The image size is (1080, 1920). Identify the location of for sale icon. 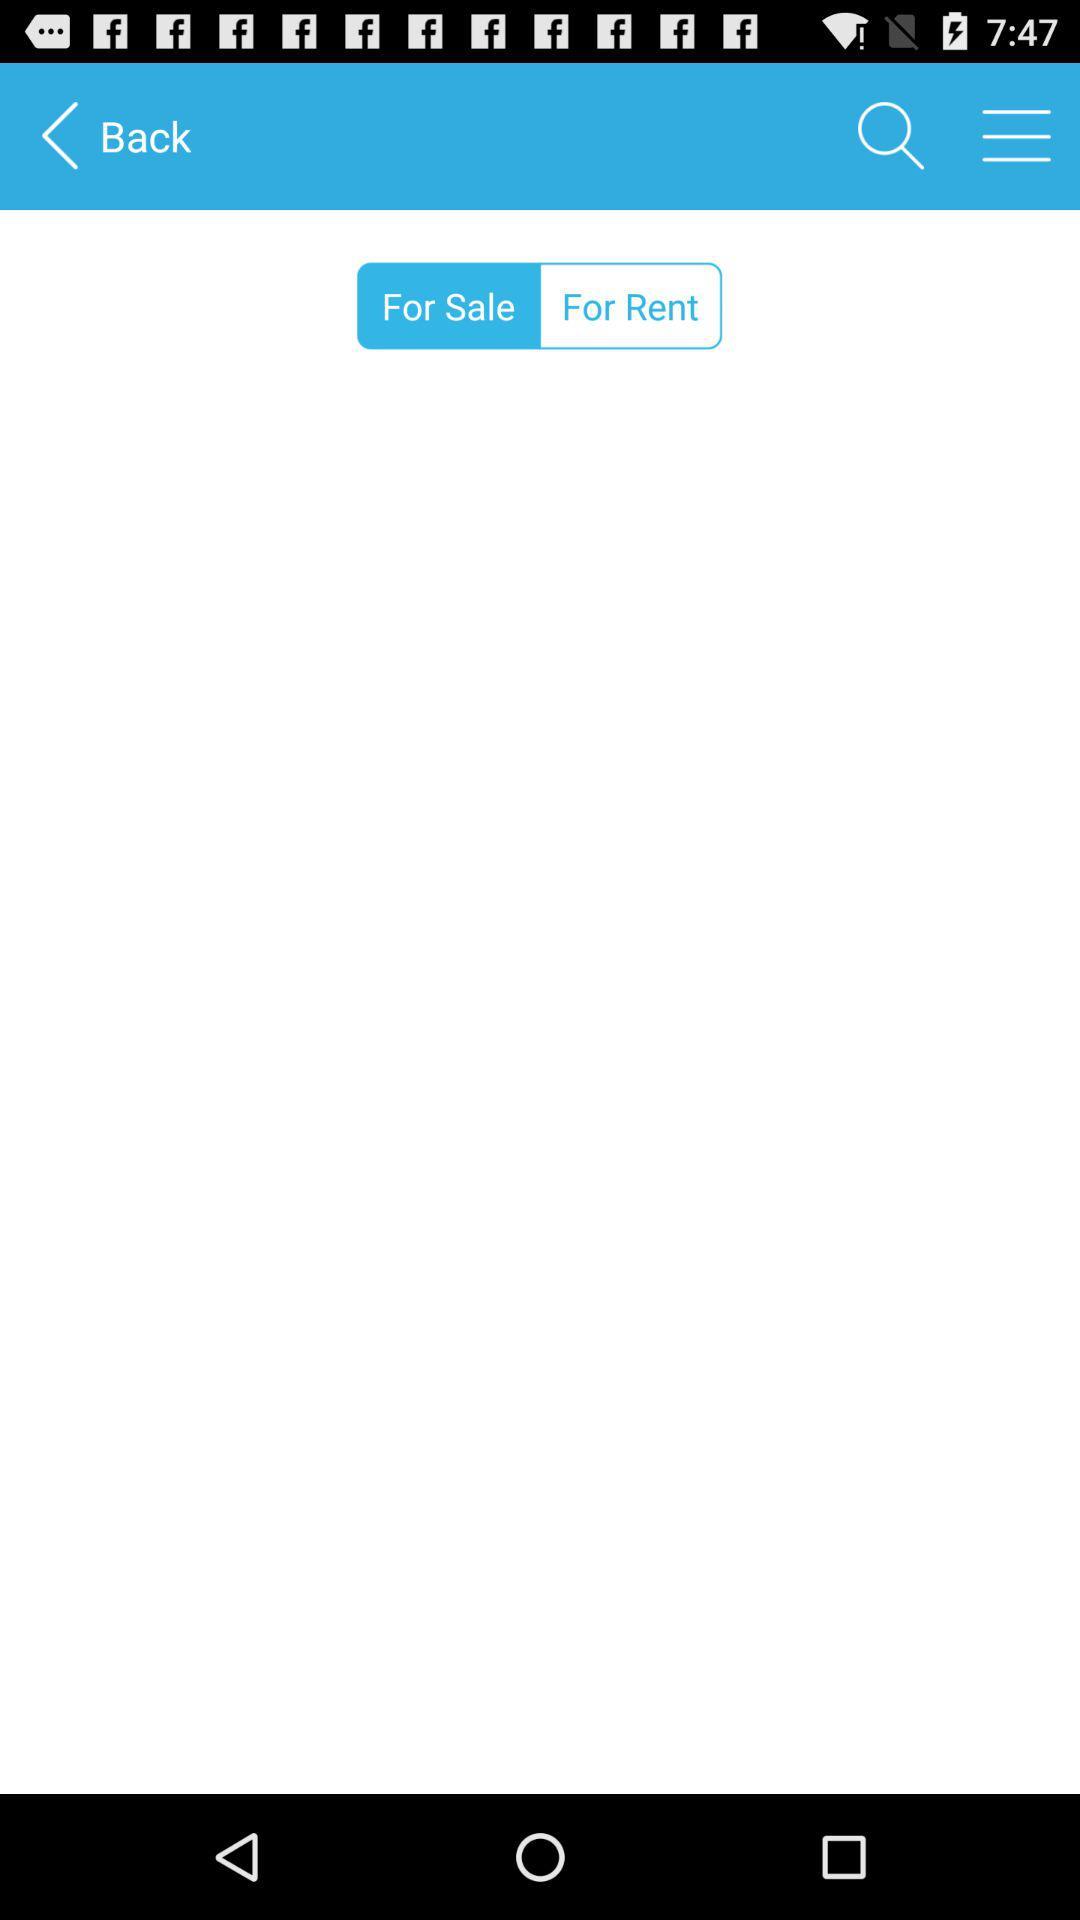
(447, 305).